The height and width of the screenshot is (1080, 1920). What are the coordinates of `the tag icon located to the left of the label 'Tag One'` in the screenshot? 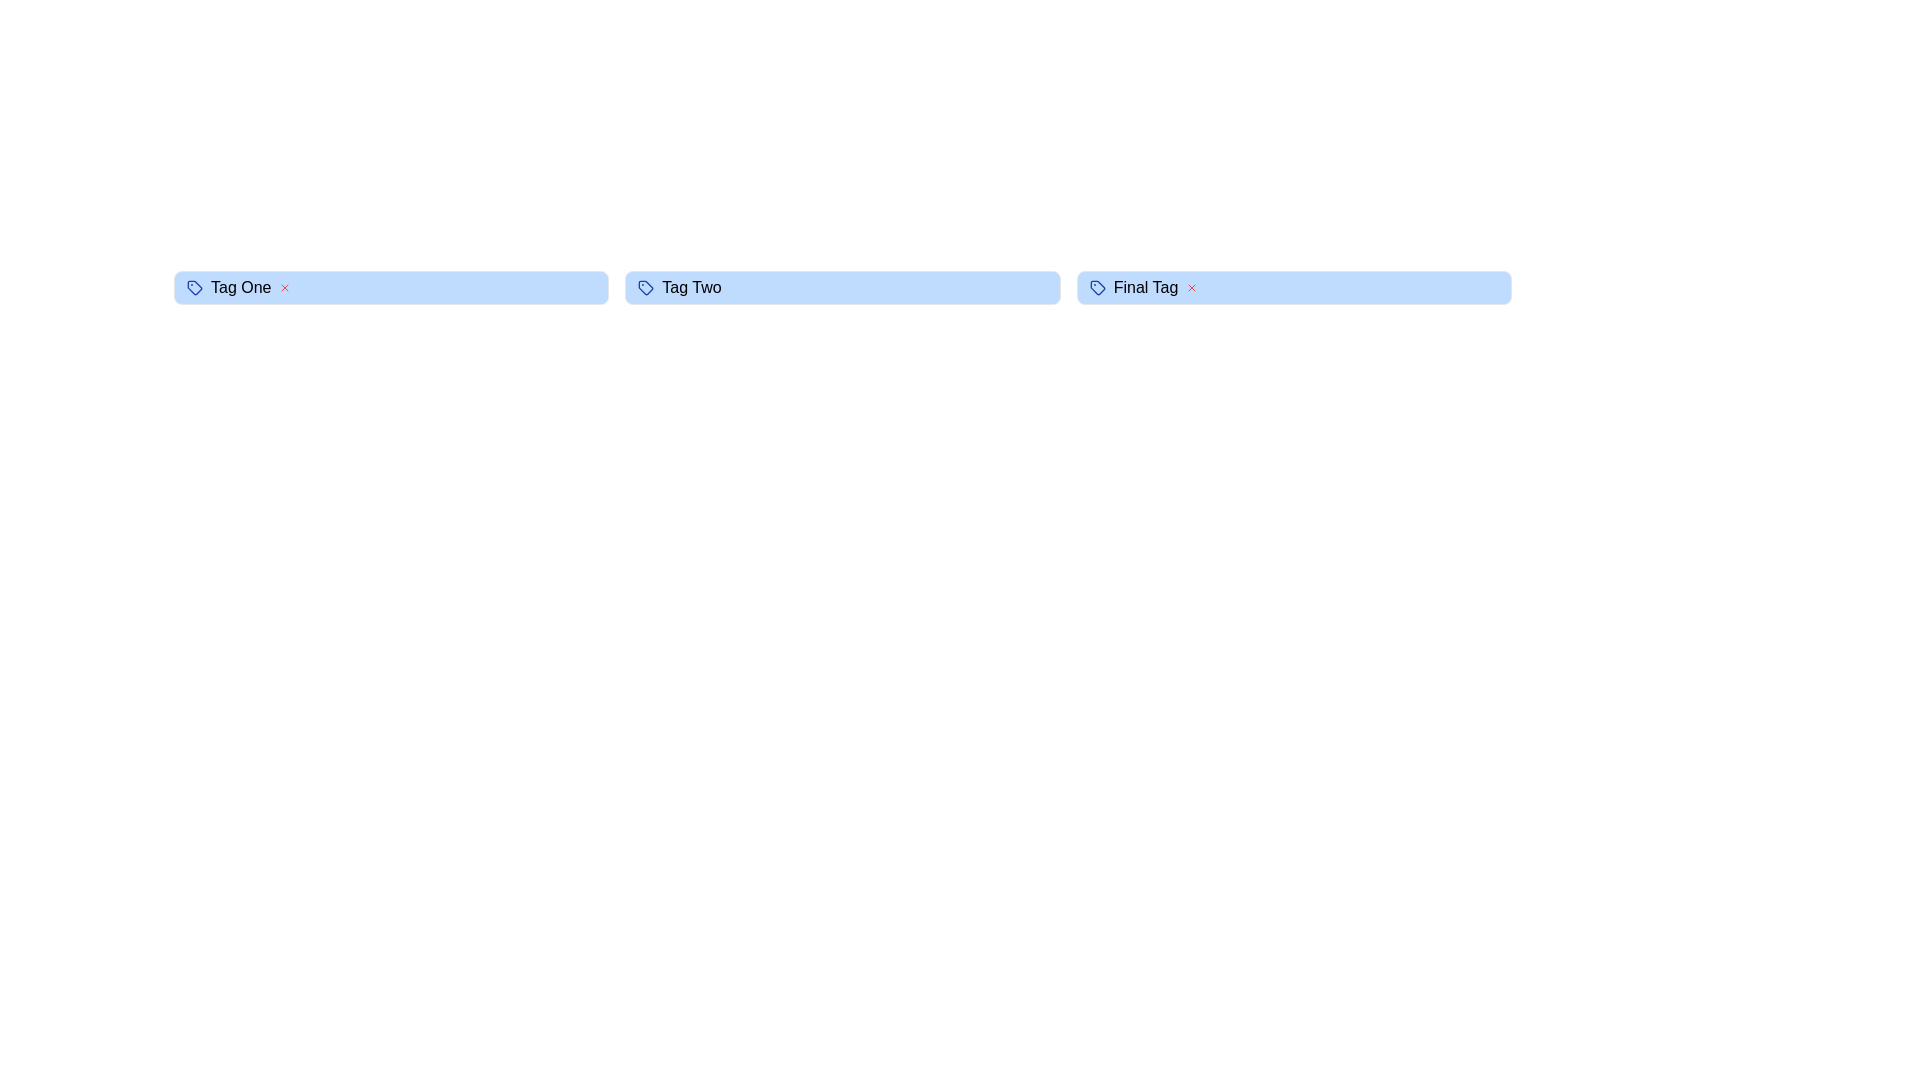 It's located at (195, 288).